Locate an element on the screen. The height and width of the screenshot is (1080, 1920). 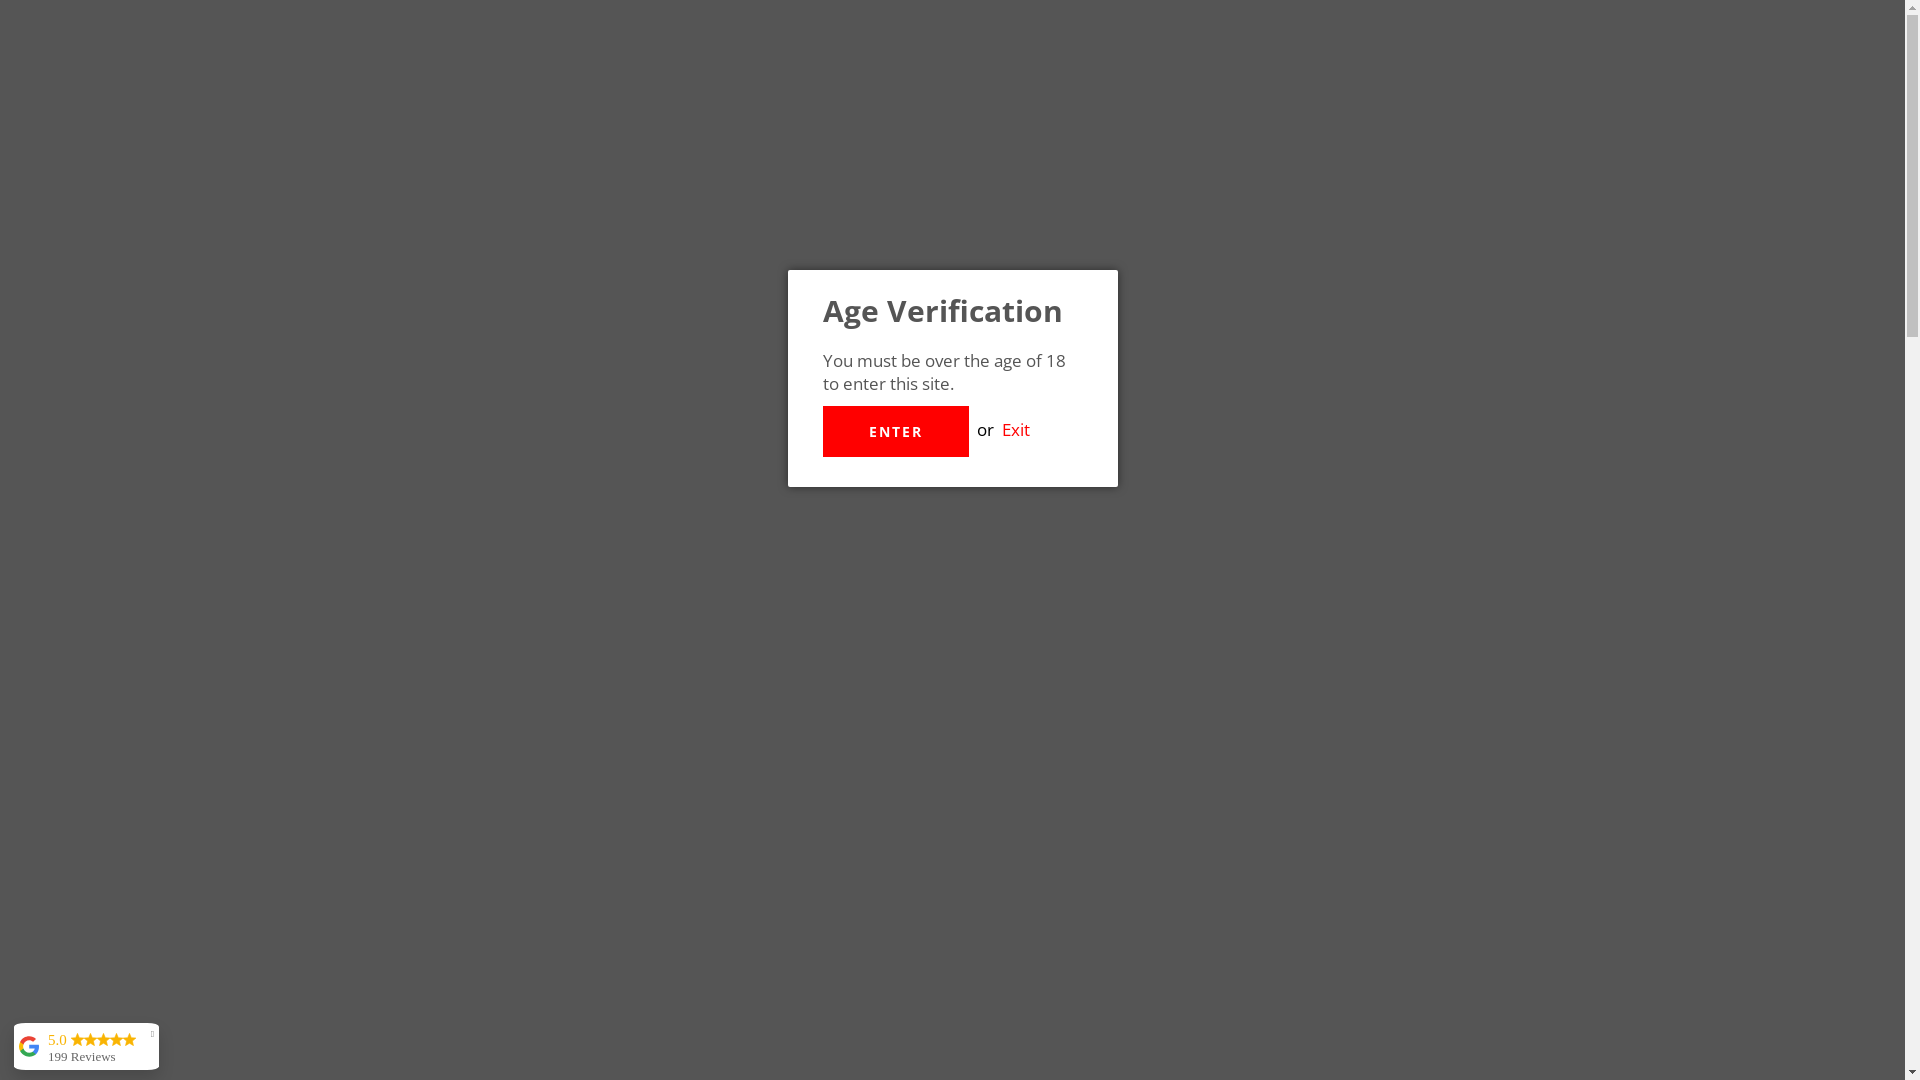
'ENTER' is located at coordinates (894, 430).